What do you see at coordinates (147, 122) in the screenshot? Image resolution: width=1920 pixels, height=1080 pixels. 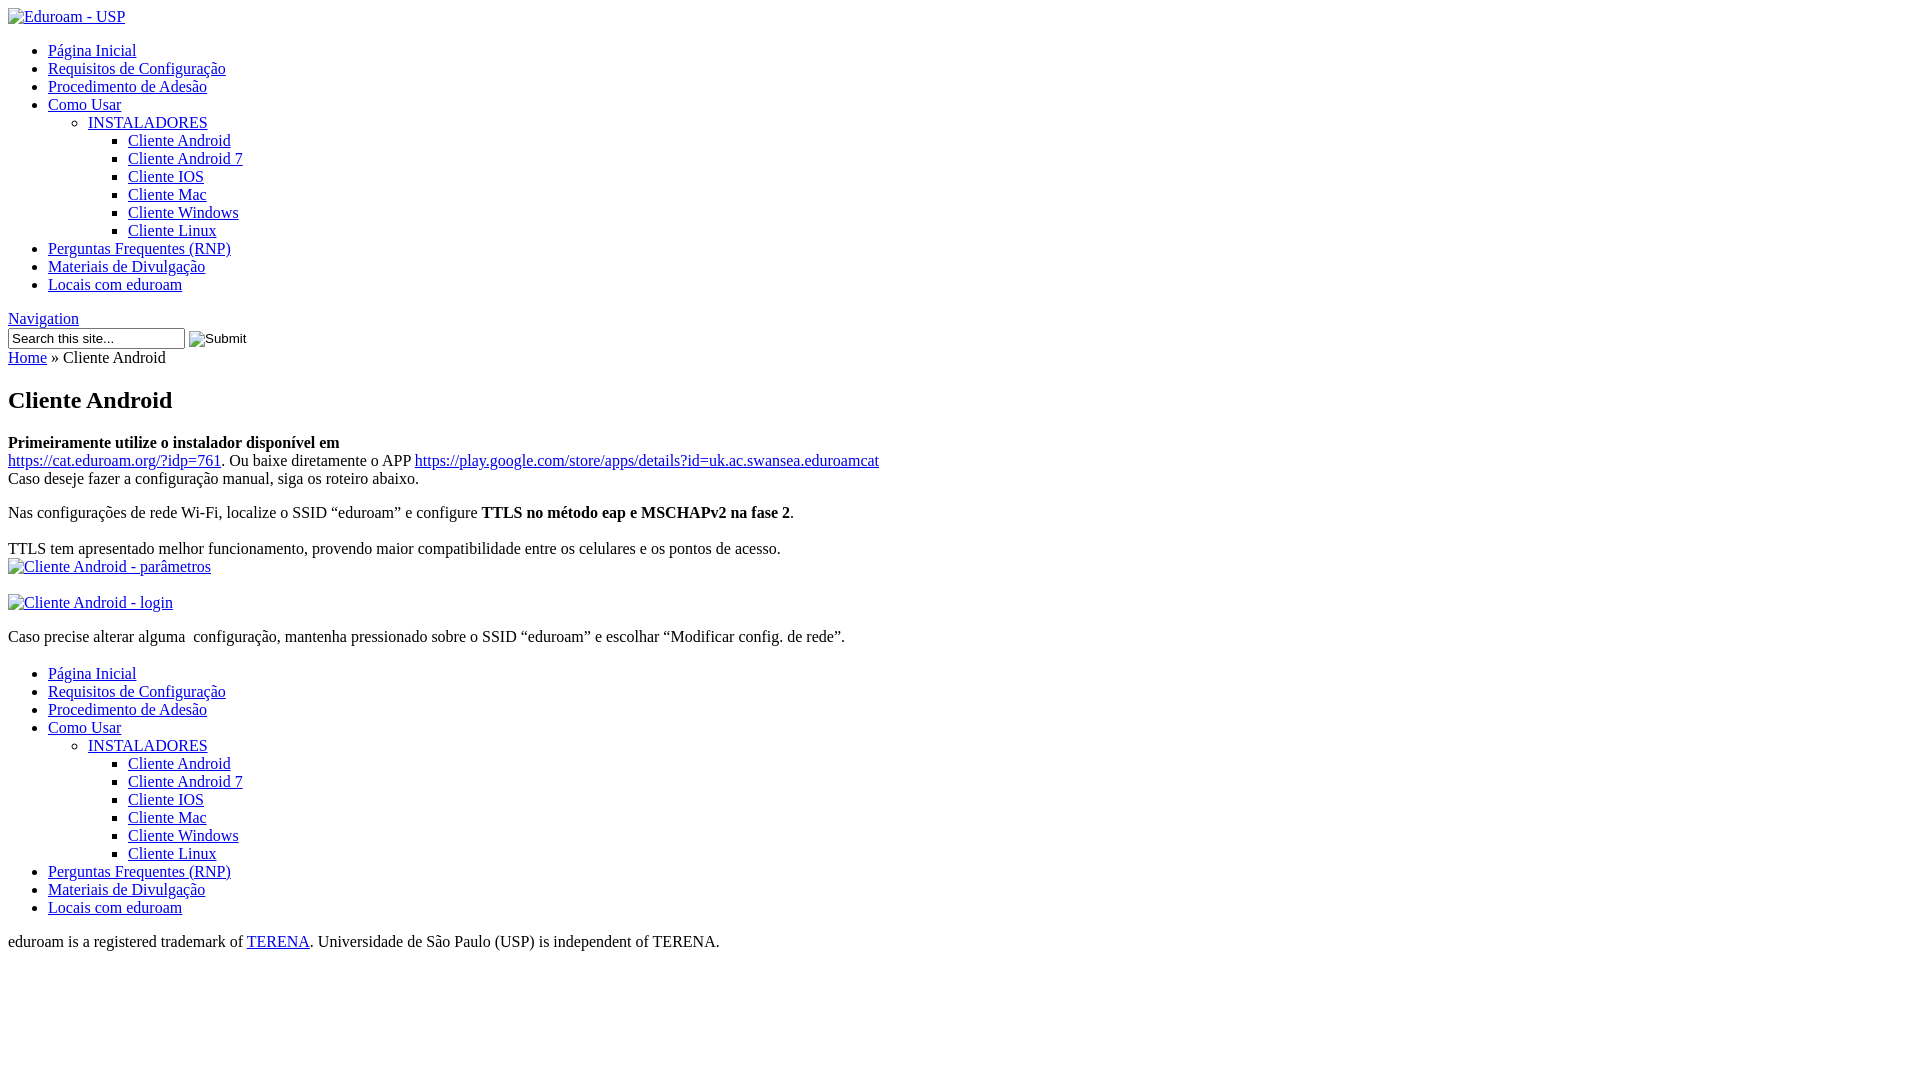 I see `'INSTALADORES'` at bounding box center [147, 122].